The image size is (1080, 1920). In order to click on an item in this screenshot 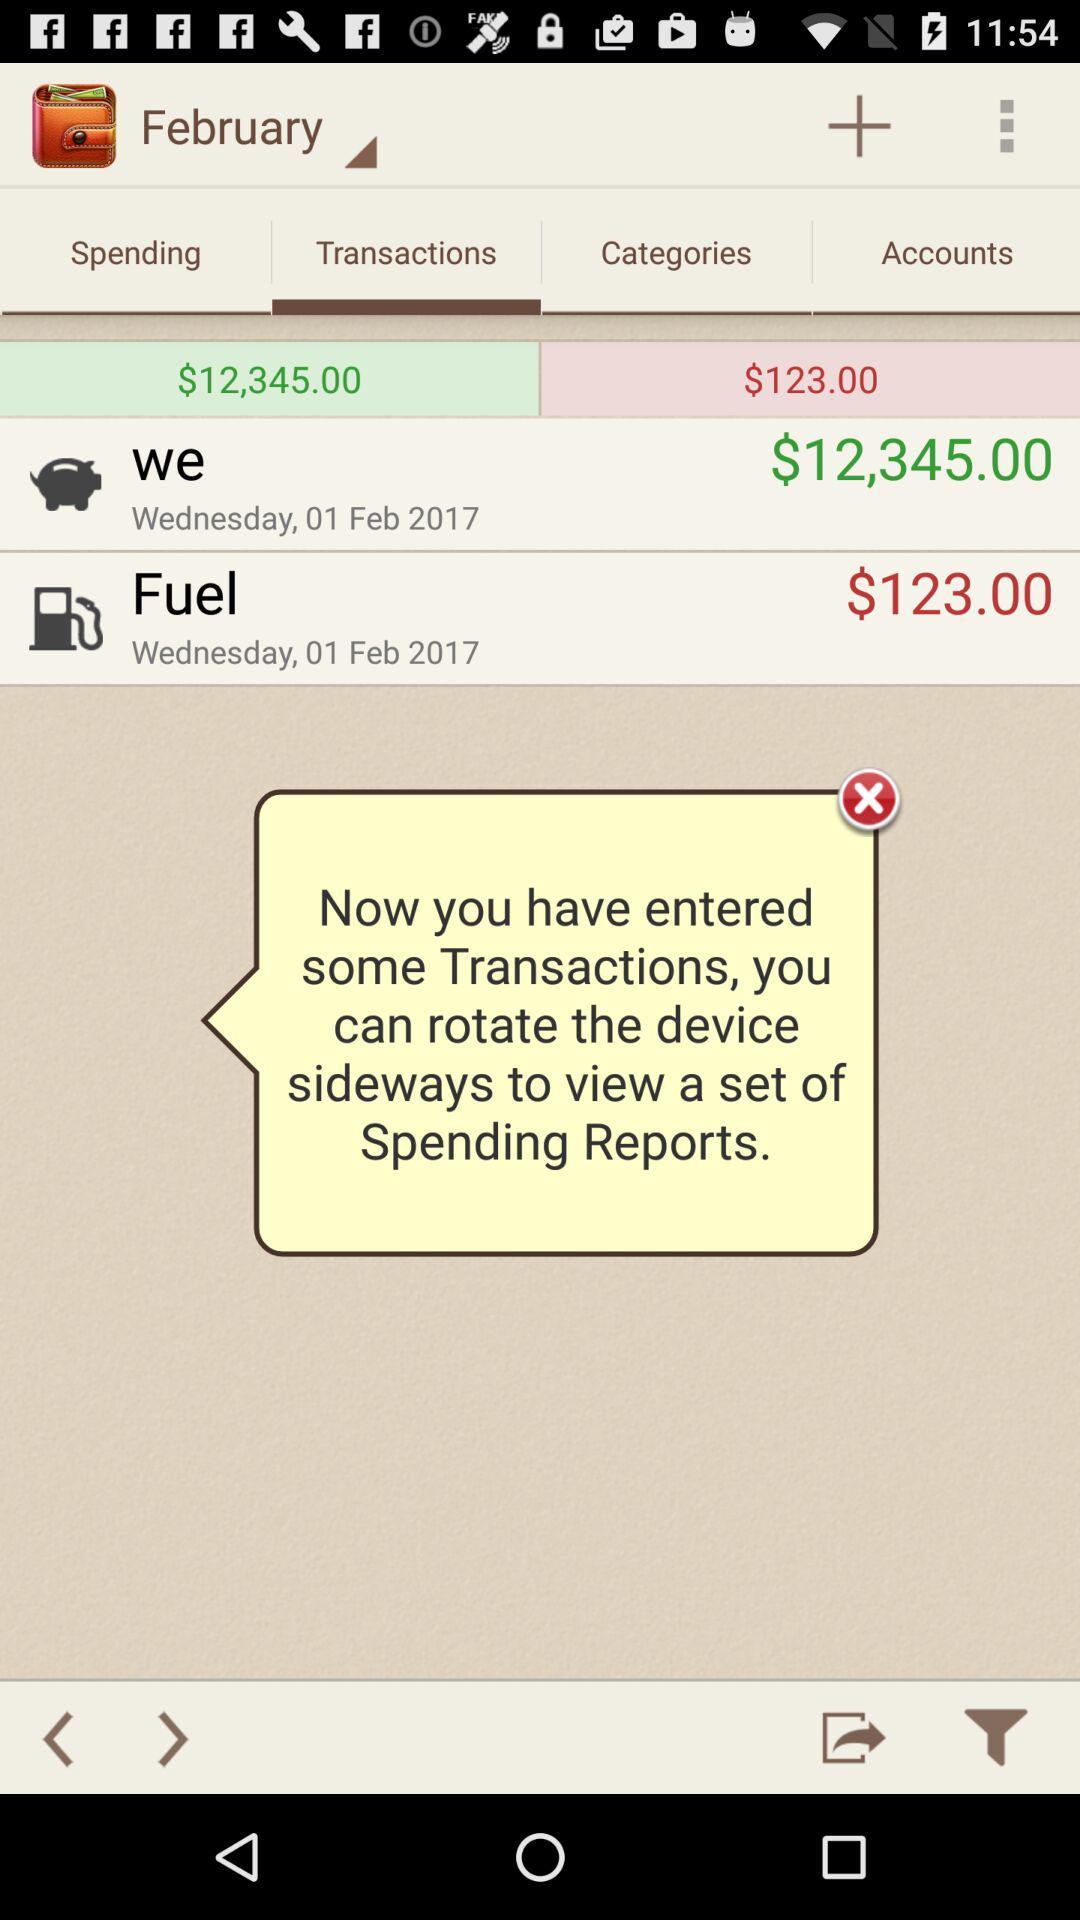, I will do `click(858, 124)`.